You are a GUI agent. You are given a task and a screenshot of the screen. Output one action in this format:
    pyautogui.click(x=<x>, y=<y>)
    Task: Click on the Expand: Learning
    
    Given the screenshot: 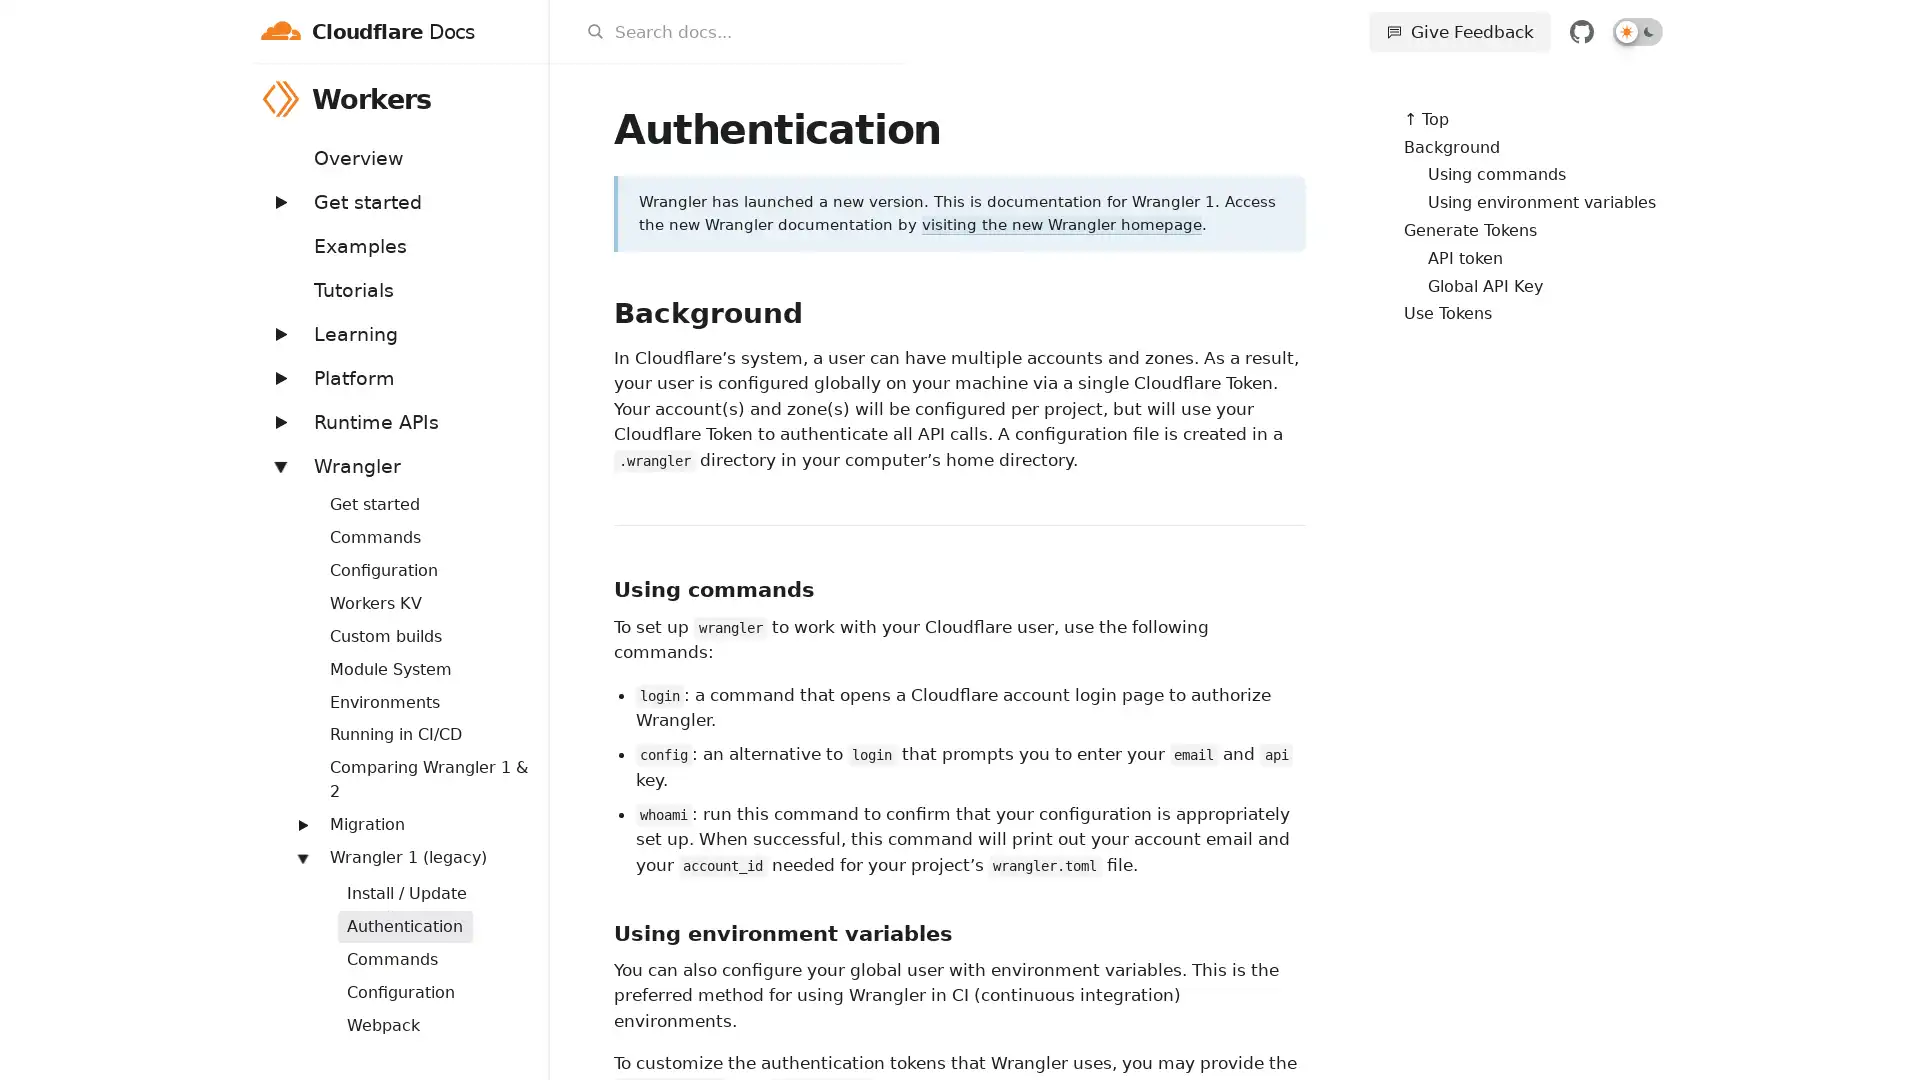 What is the action you would take?
    pyautogui.click(x=278, y=332)
    